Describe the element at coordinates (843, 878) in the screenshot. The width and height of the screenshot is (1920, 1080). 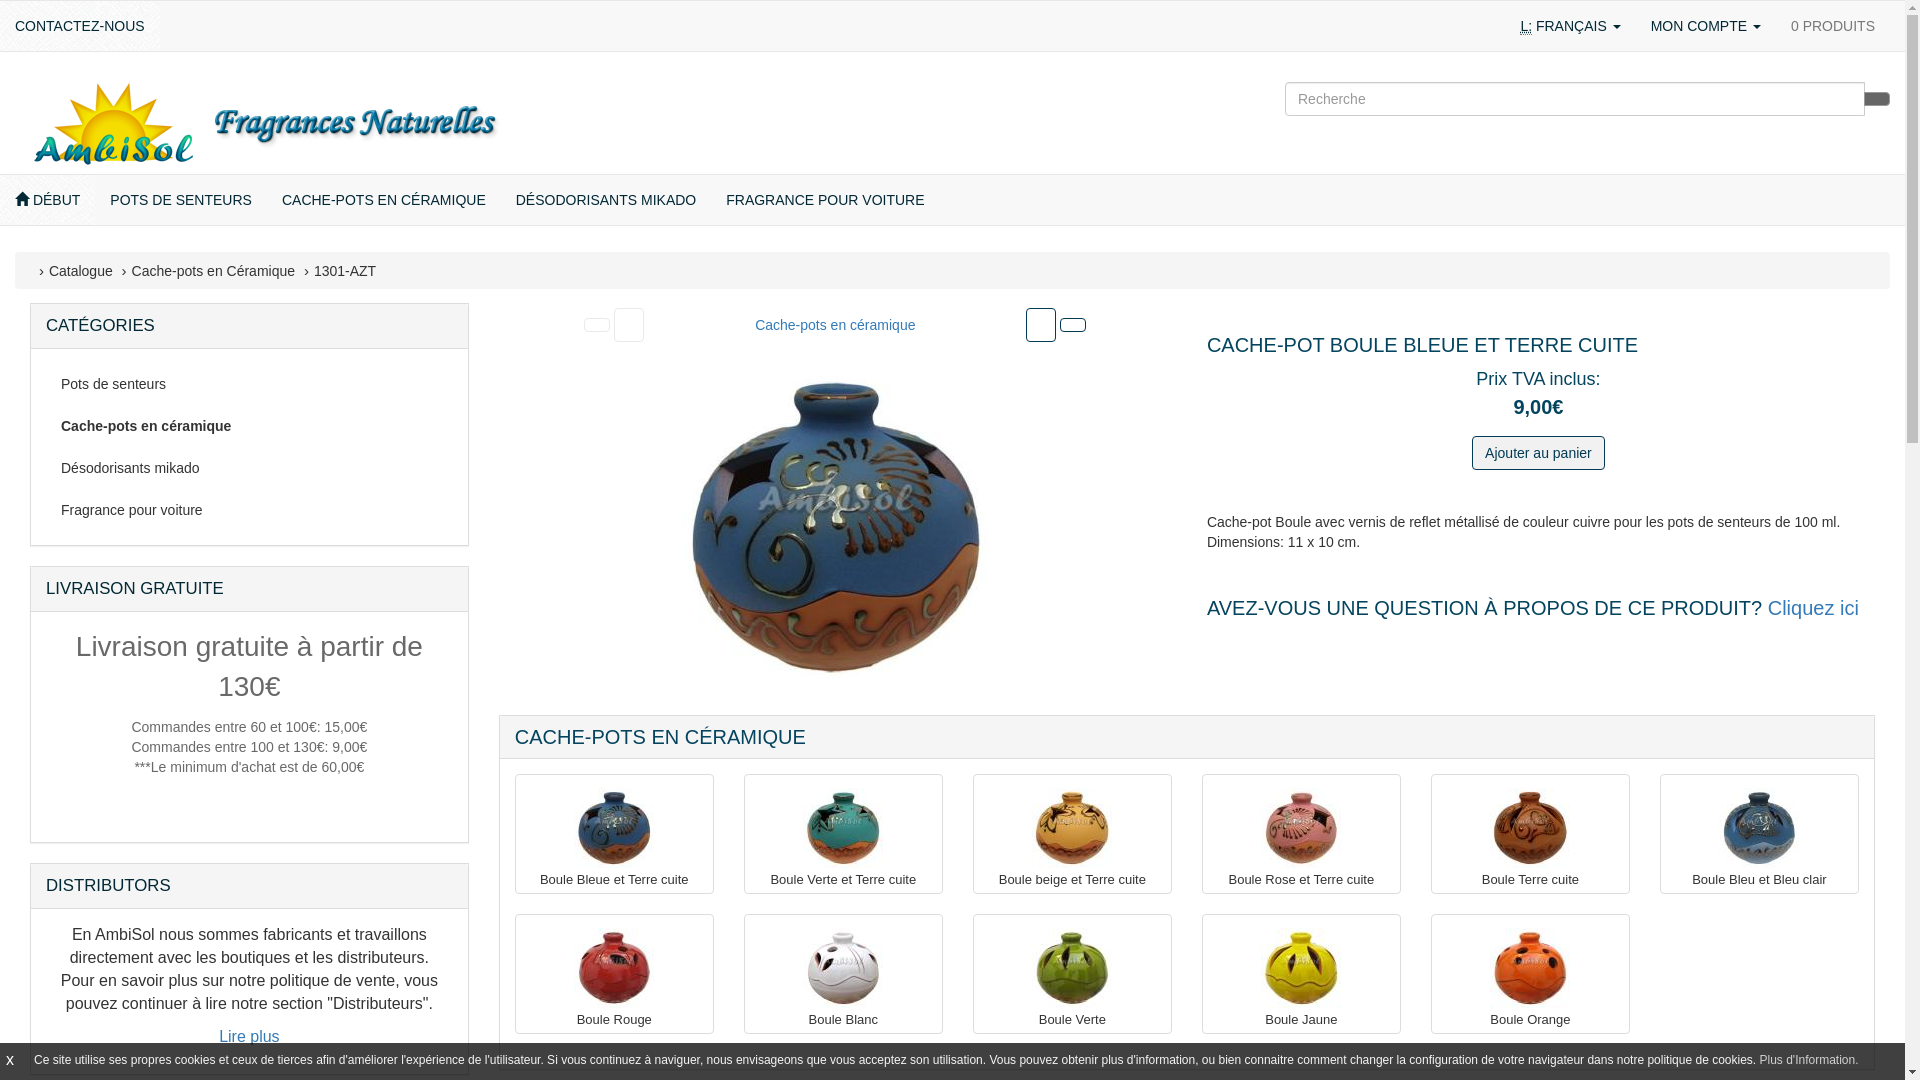
I see `'Boule Verte et Terre cuite'` at that location.